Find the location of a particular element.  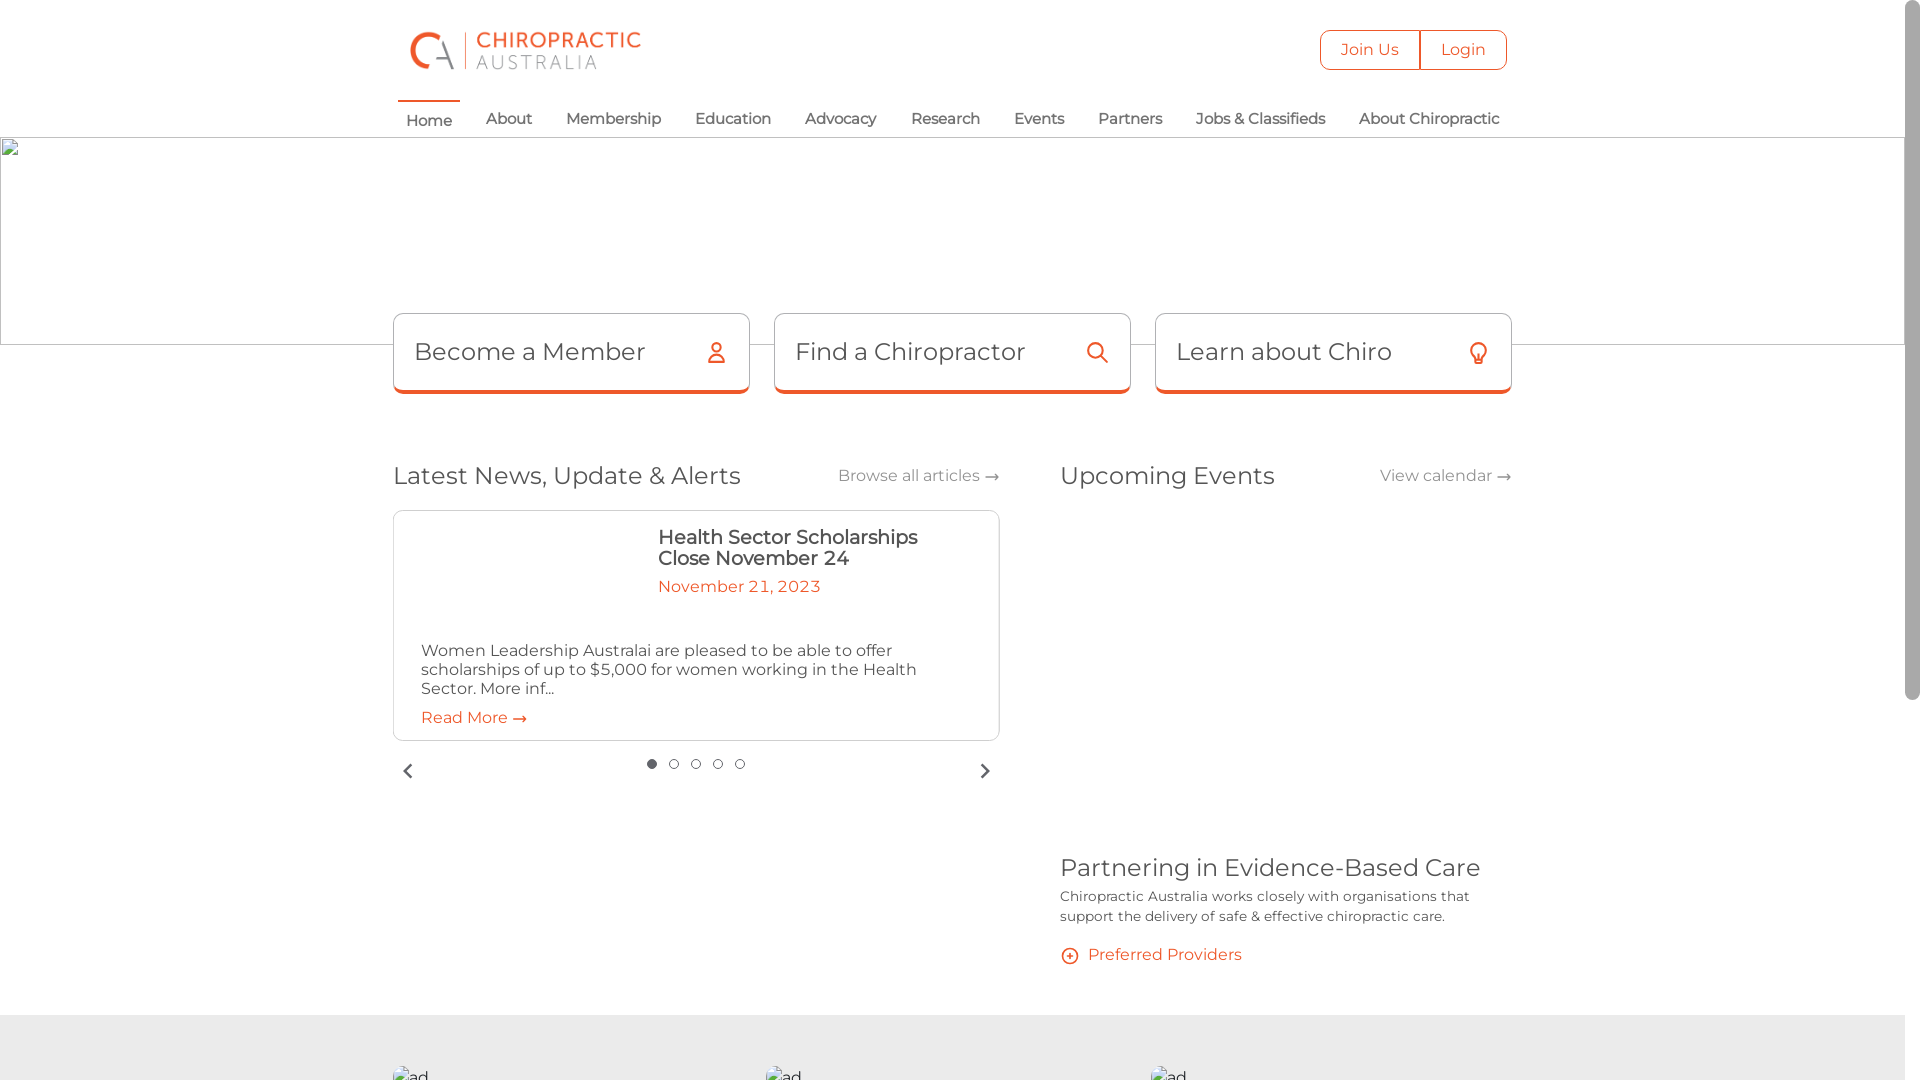

'Read More' is located at coordinates (419, 716).